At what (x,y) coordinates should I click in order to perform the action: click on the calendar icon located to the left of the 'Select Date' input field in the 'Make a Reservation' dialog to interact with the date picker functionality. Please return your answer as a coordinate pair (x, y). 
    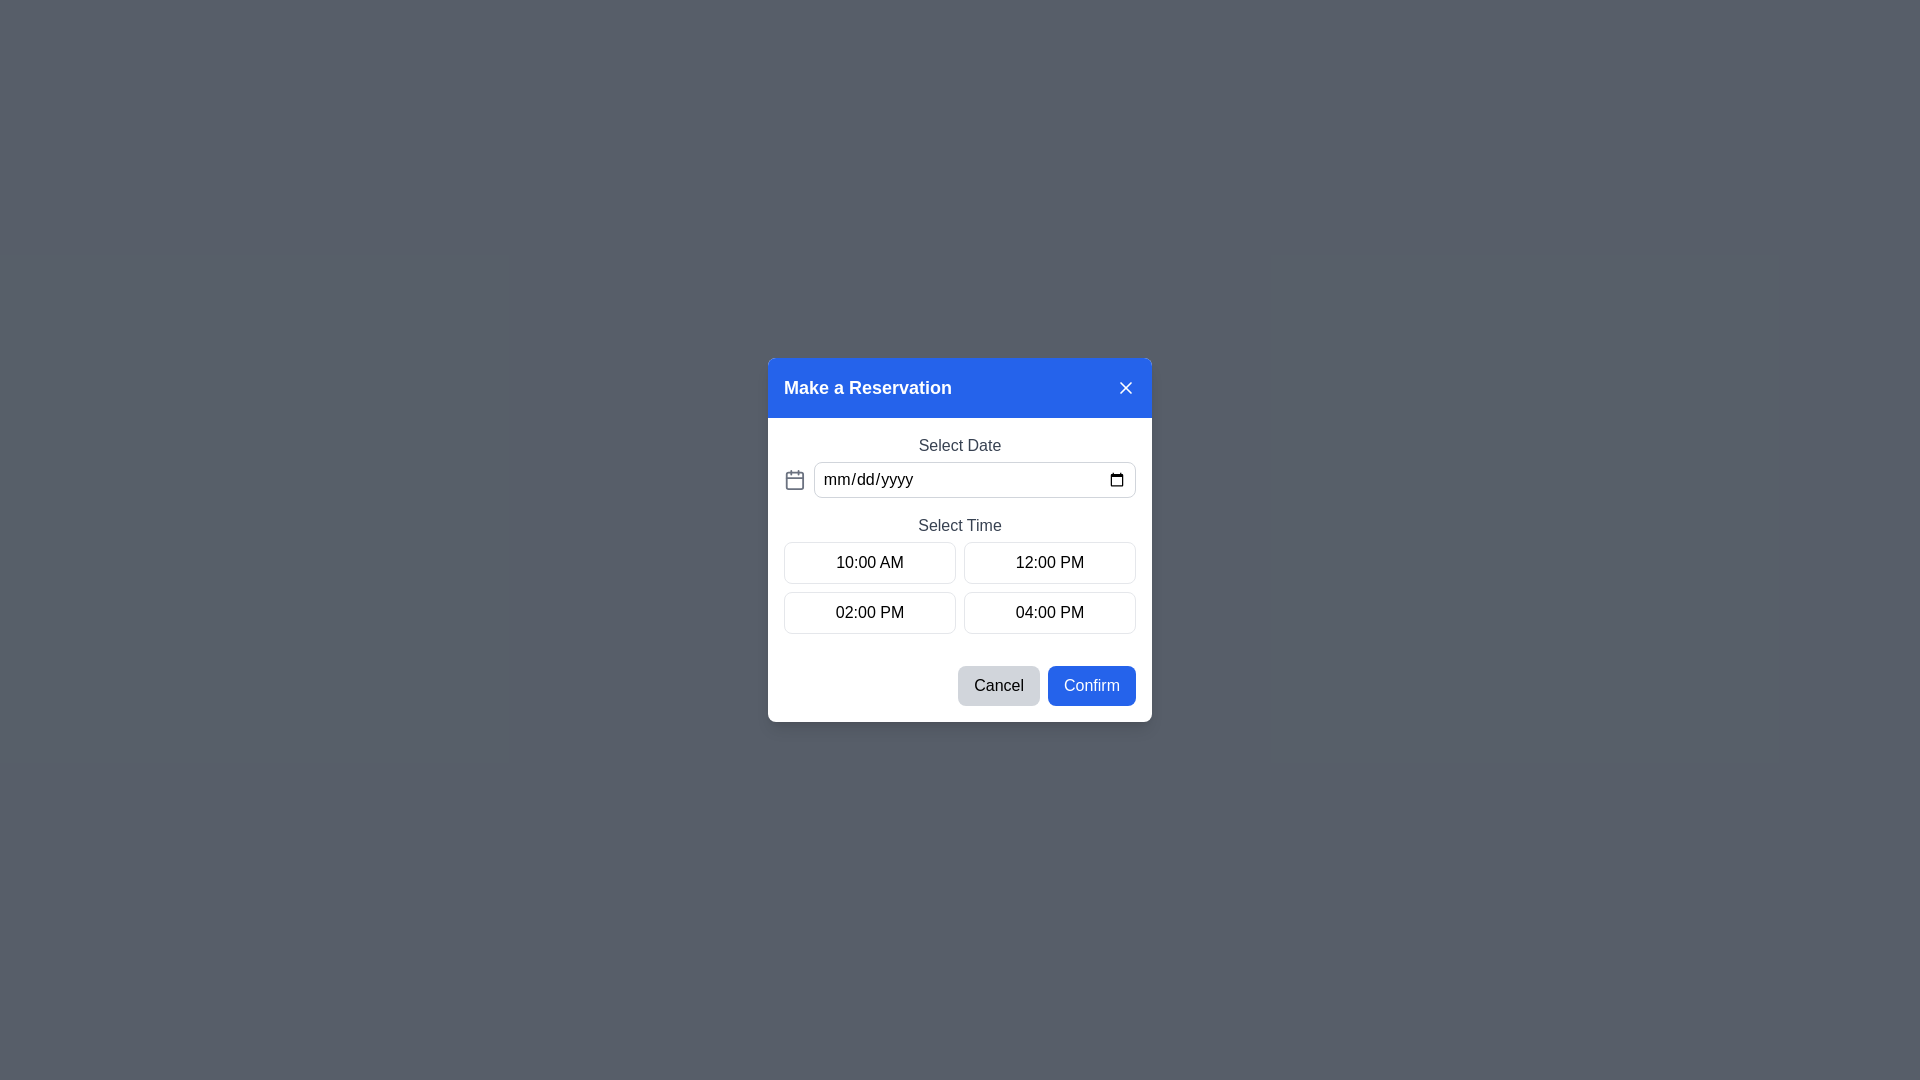
    Looking at the image, I should click on (793, 479).